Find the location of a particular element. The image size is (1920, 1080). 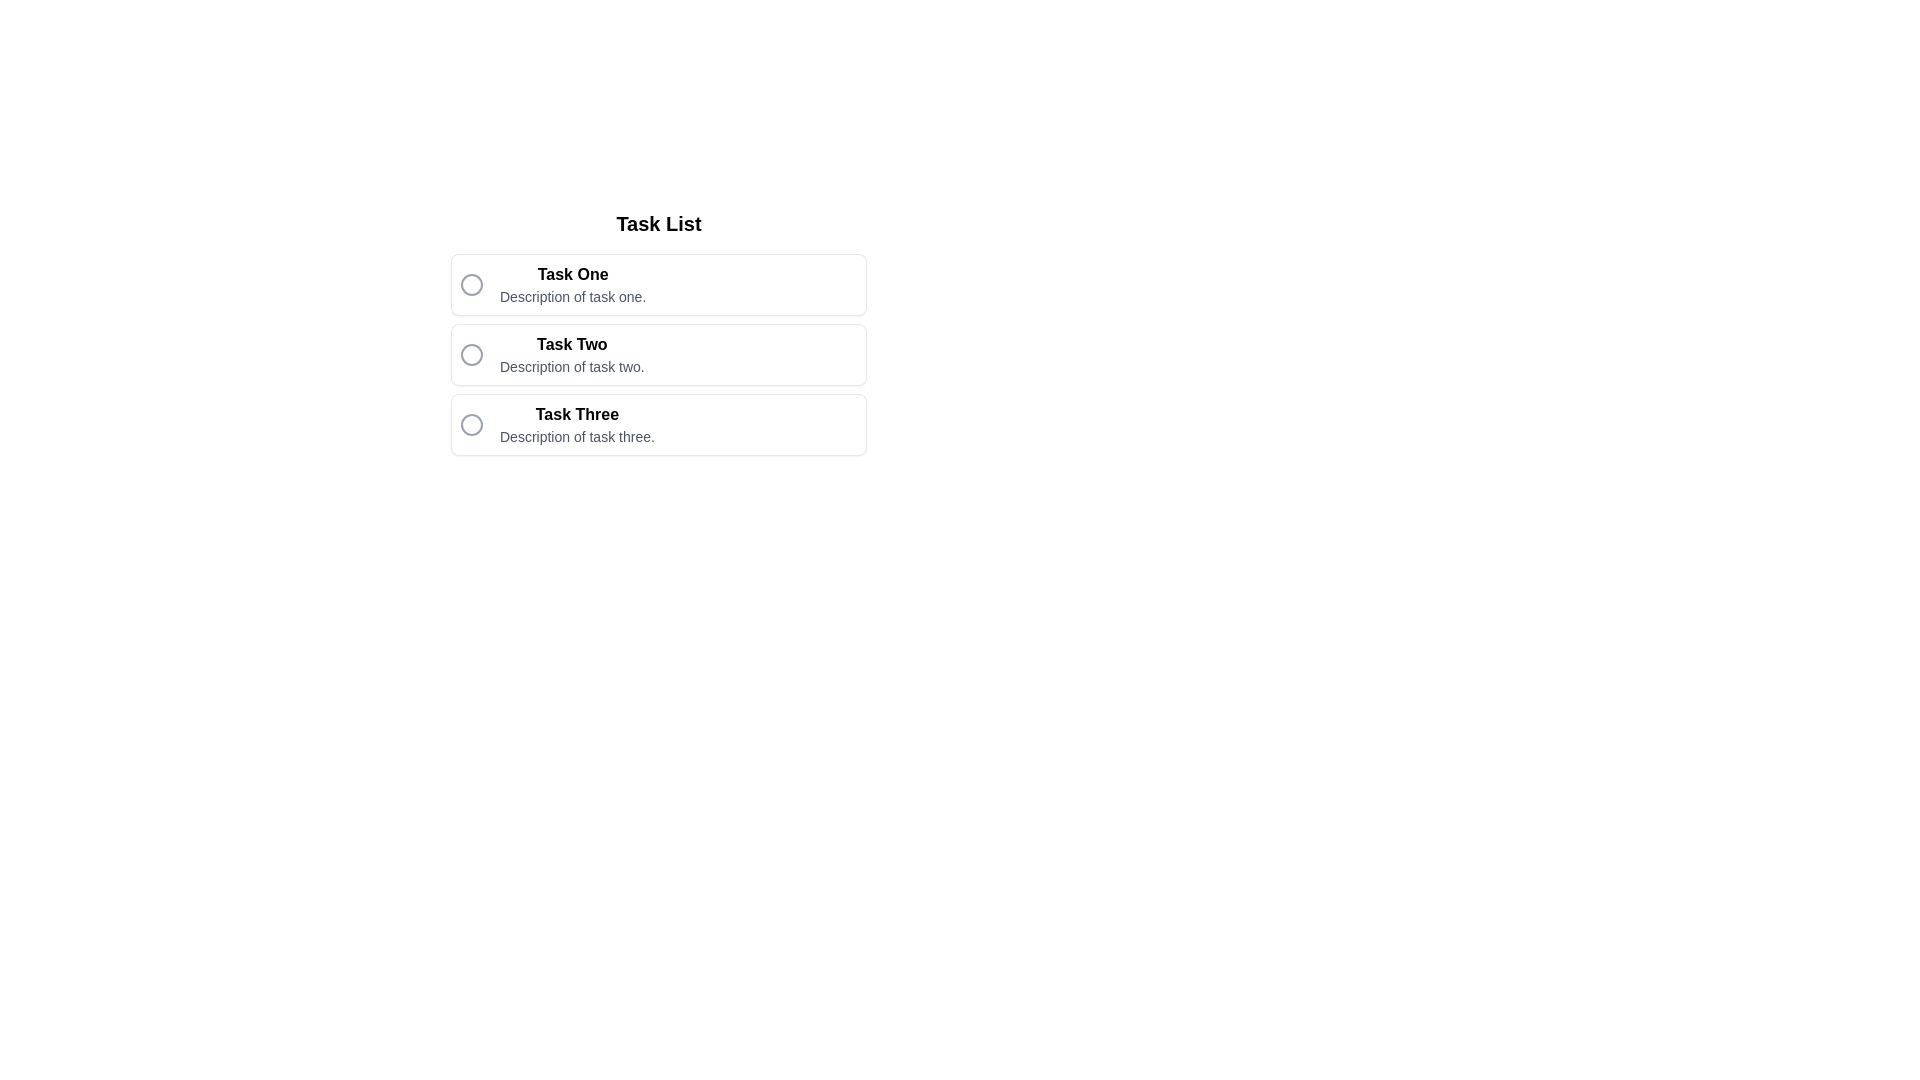

the text label that serves as the title for the first task in the task list, which is centered horizontally within its enclosing box is located at coordinates (572, 274).